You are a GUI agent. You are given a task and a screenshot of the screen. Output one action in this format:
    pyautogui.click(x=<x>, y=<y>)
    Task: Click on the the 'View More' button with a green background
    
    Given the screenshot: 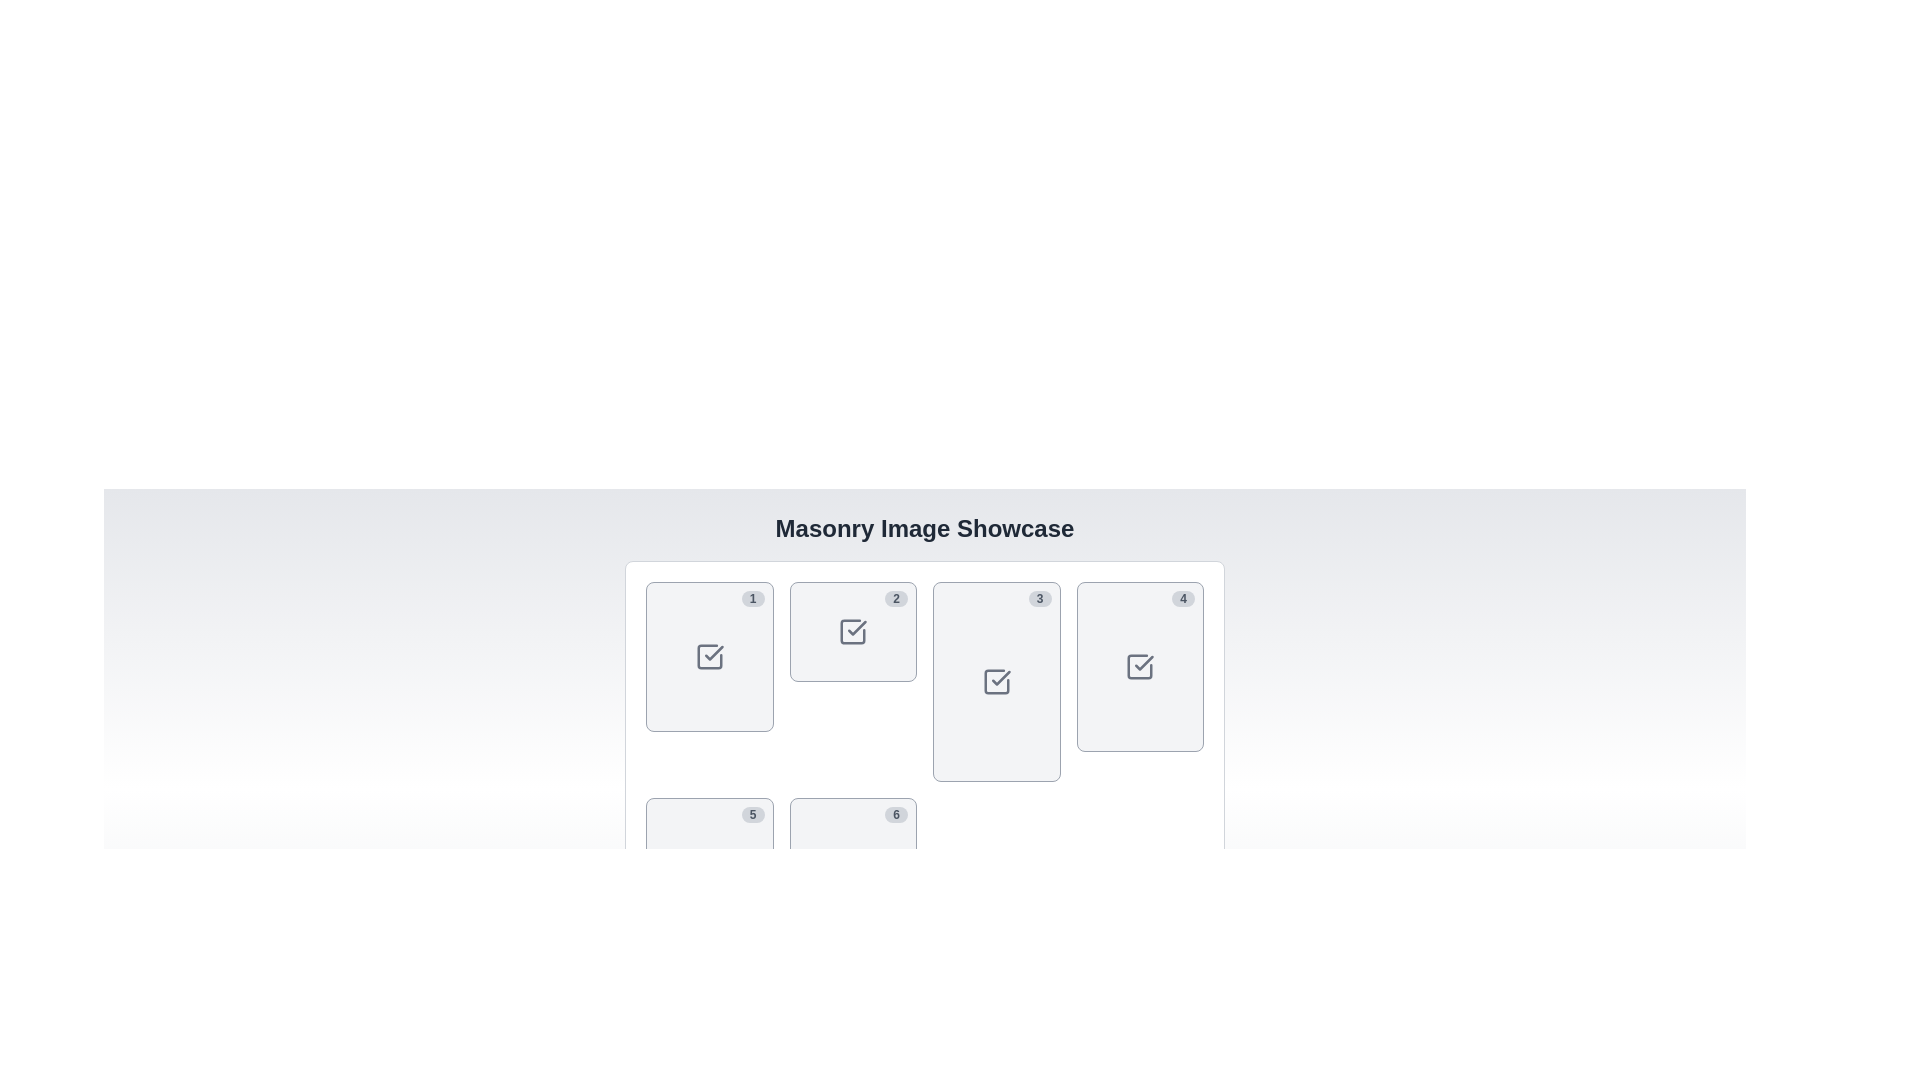 What is the action you would take?
    pyautogui.click(x=709, y=656)
    